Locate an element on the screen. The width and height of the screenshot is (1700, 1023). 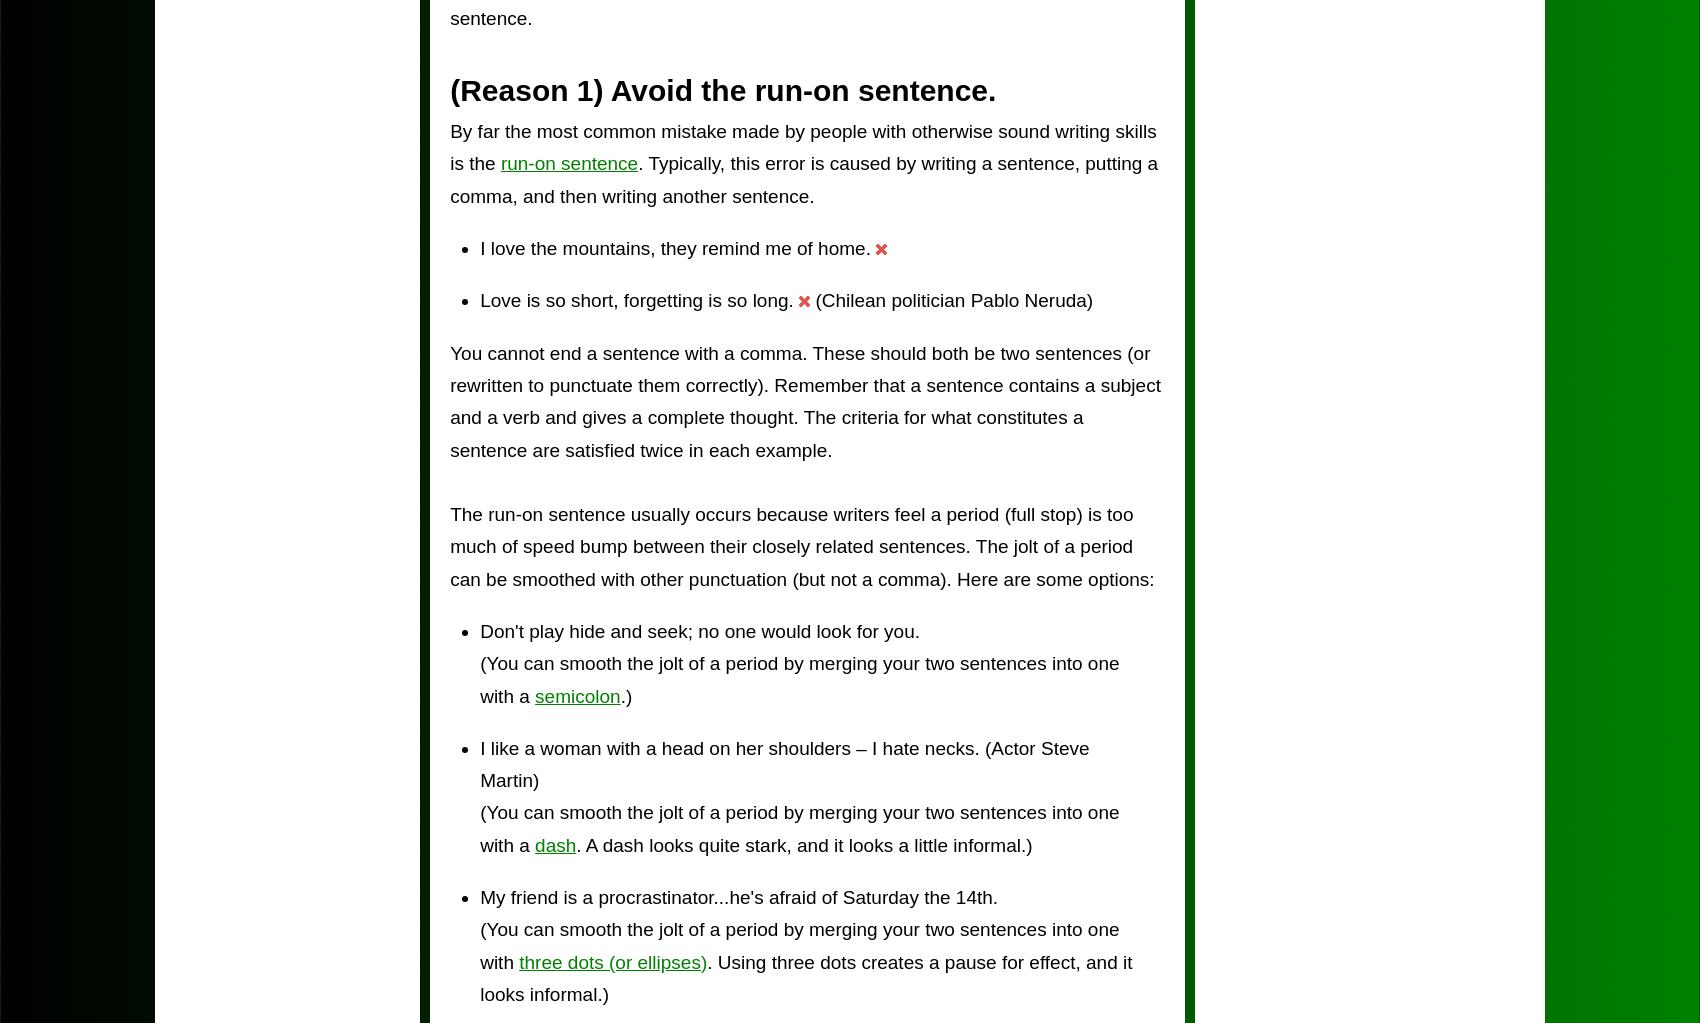
'three dots (or ellipses)' is located at coordinates (519, 961).